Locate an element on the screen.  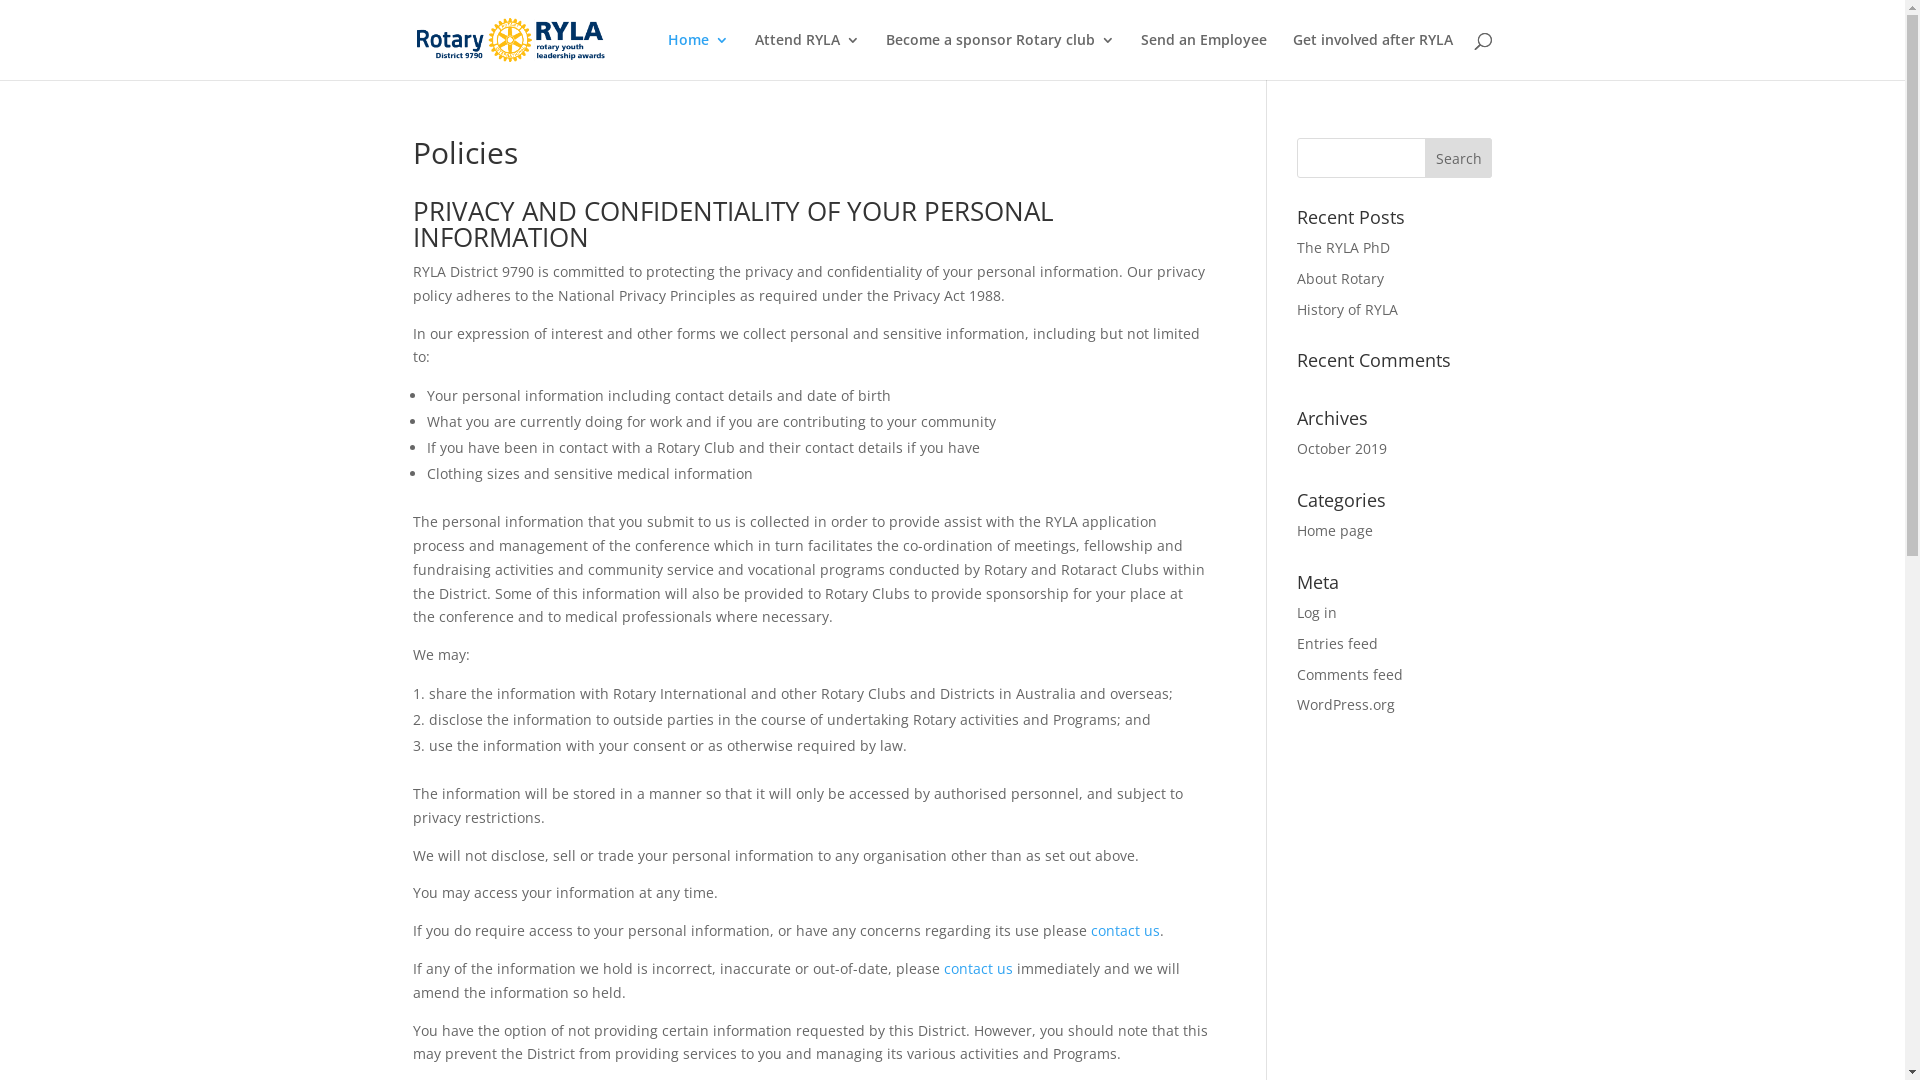
'Become a sponsor Rotary club' is located at coordinates (885, 55).